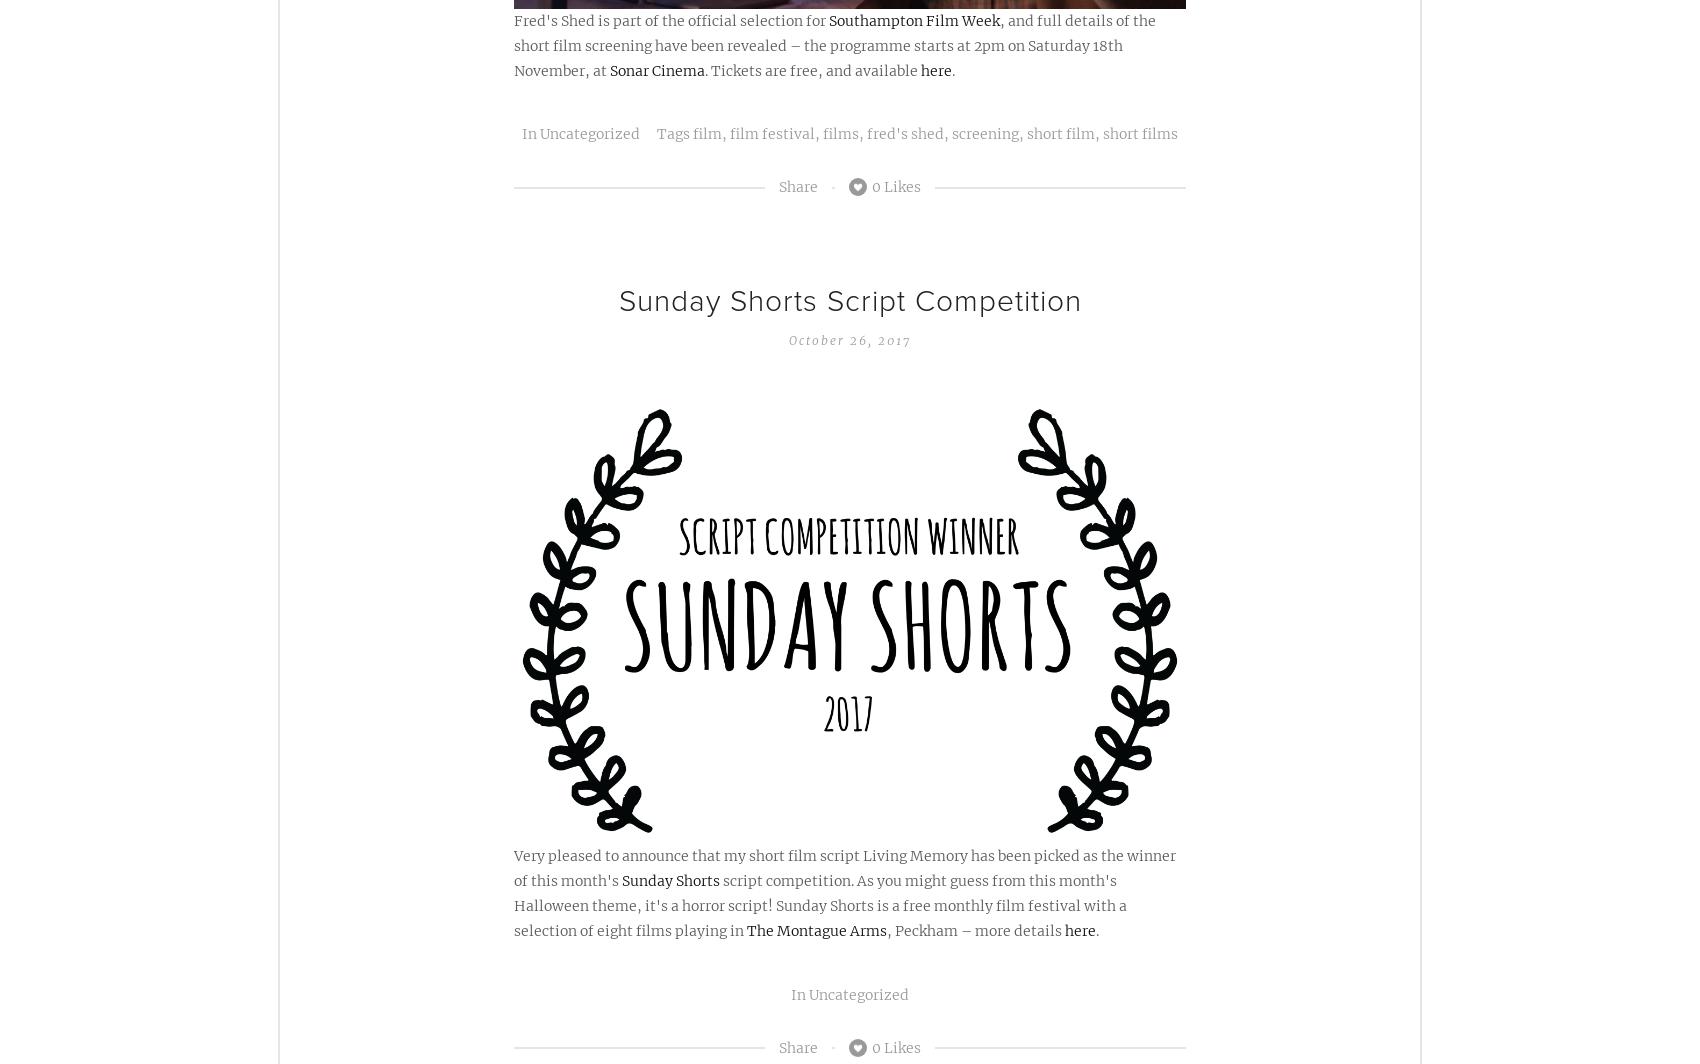  I want to click on 'Sunday Shorts', so click(621, 880).